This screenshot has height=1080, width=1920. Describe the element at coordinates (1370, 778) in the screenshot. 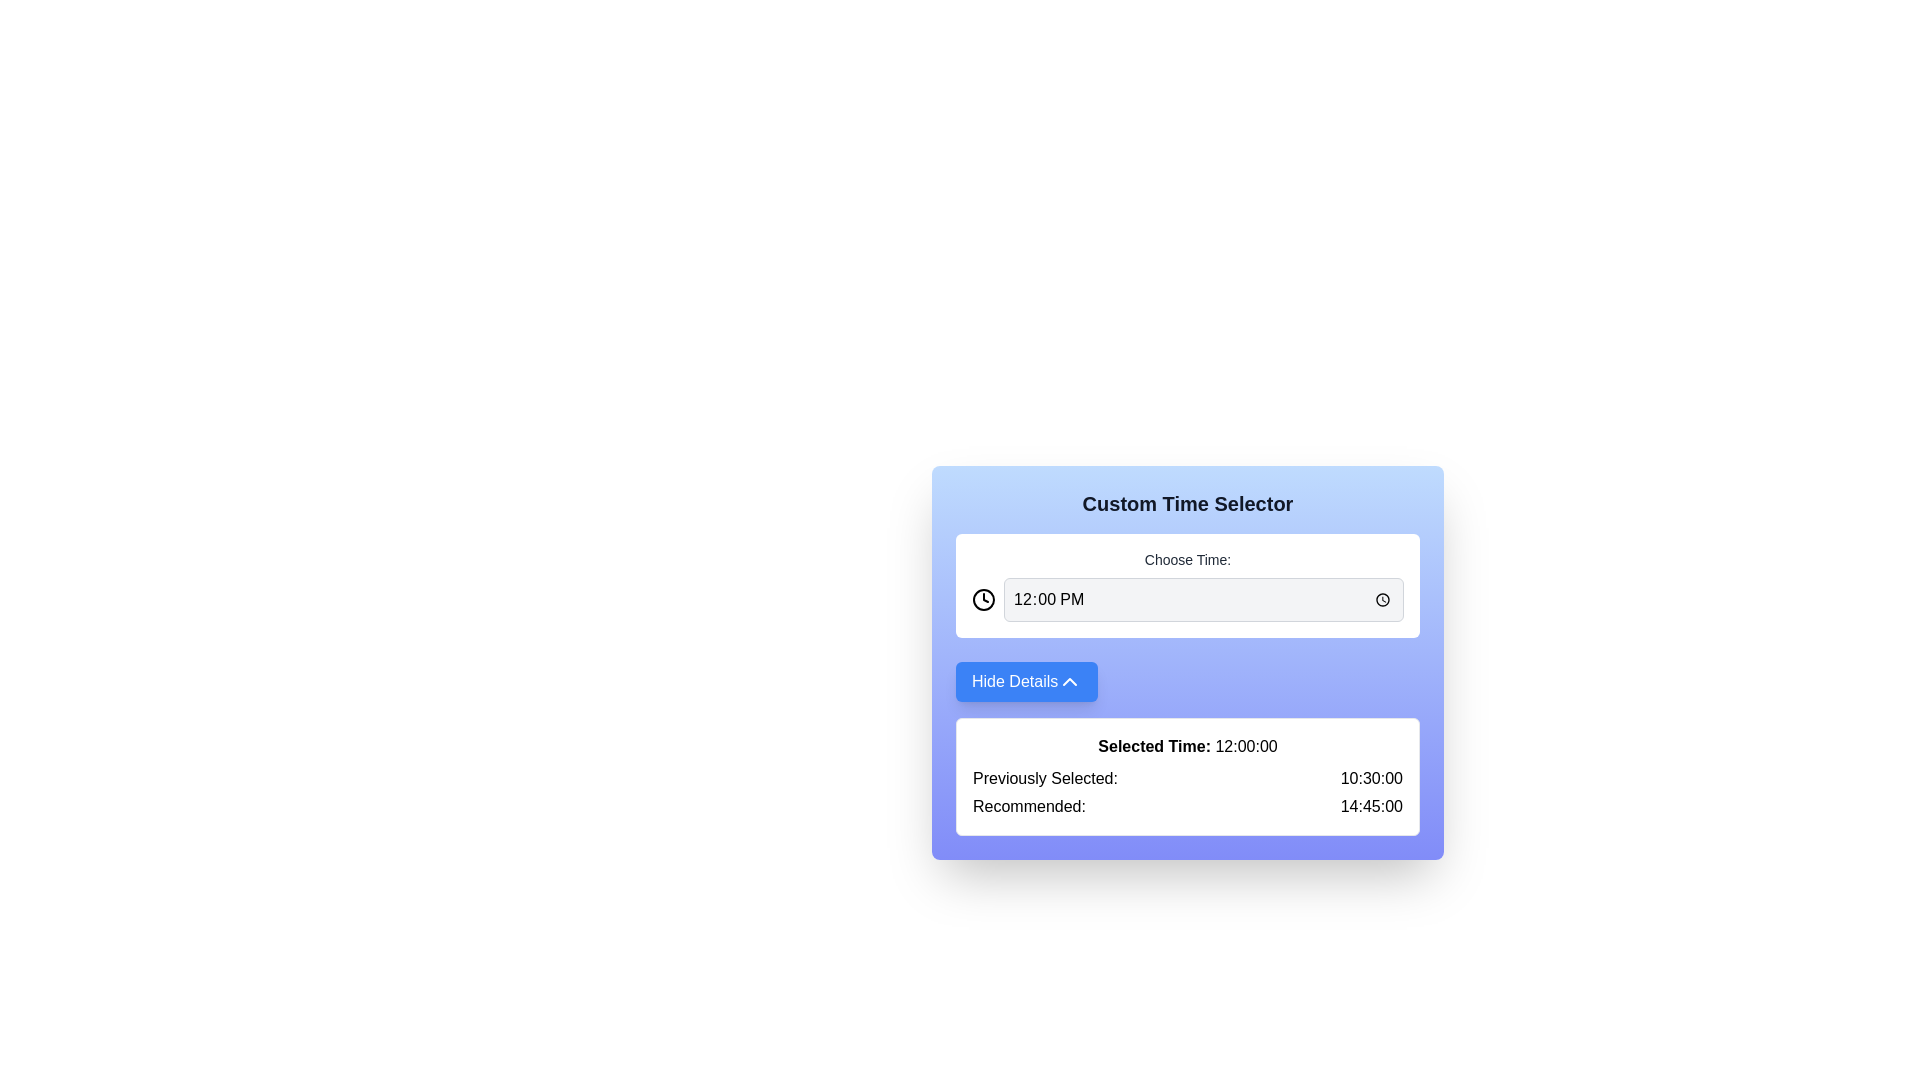

I see `time displayed in the static text label showing '10:30:00', located within a white box section under the light blue header area, to the right of the label 'Previously Selected:'` at that location.